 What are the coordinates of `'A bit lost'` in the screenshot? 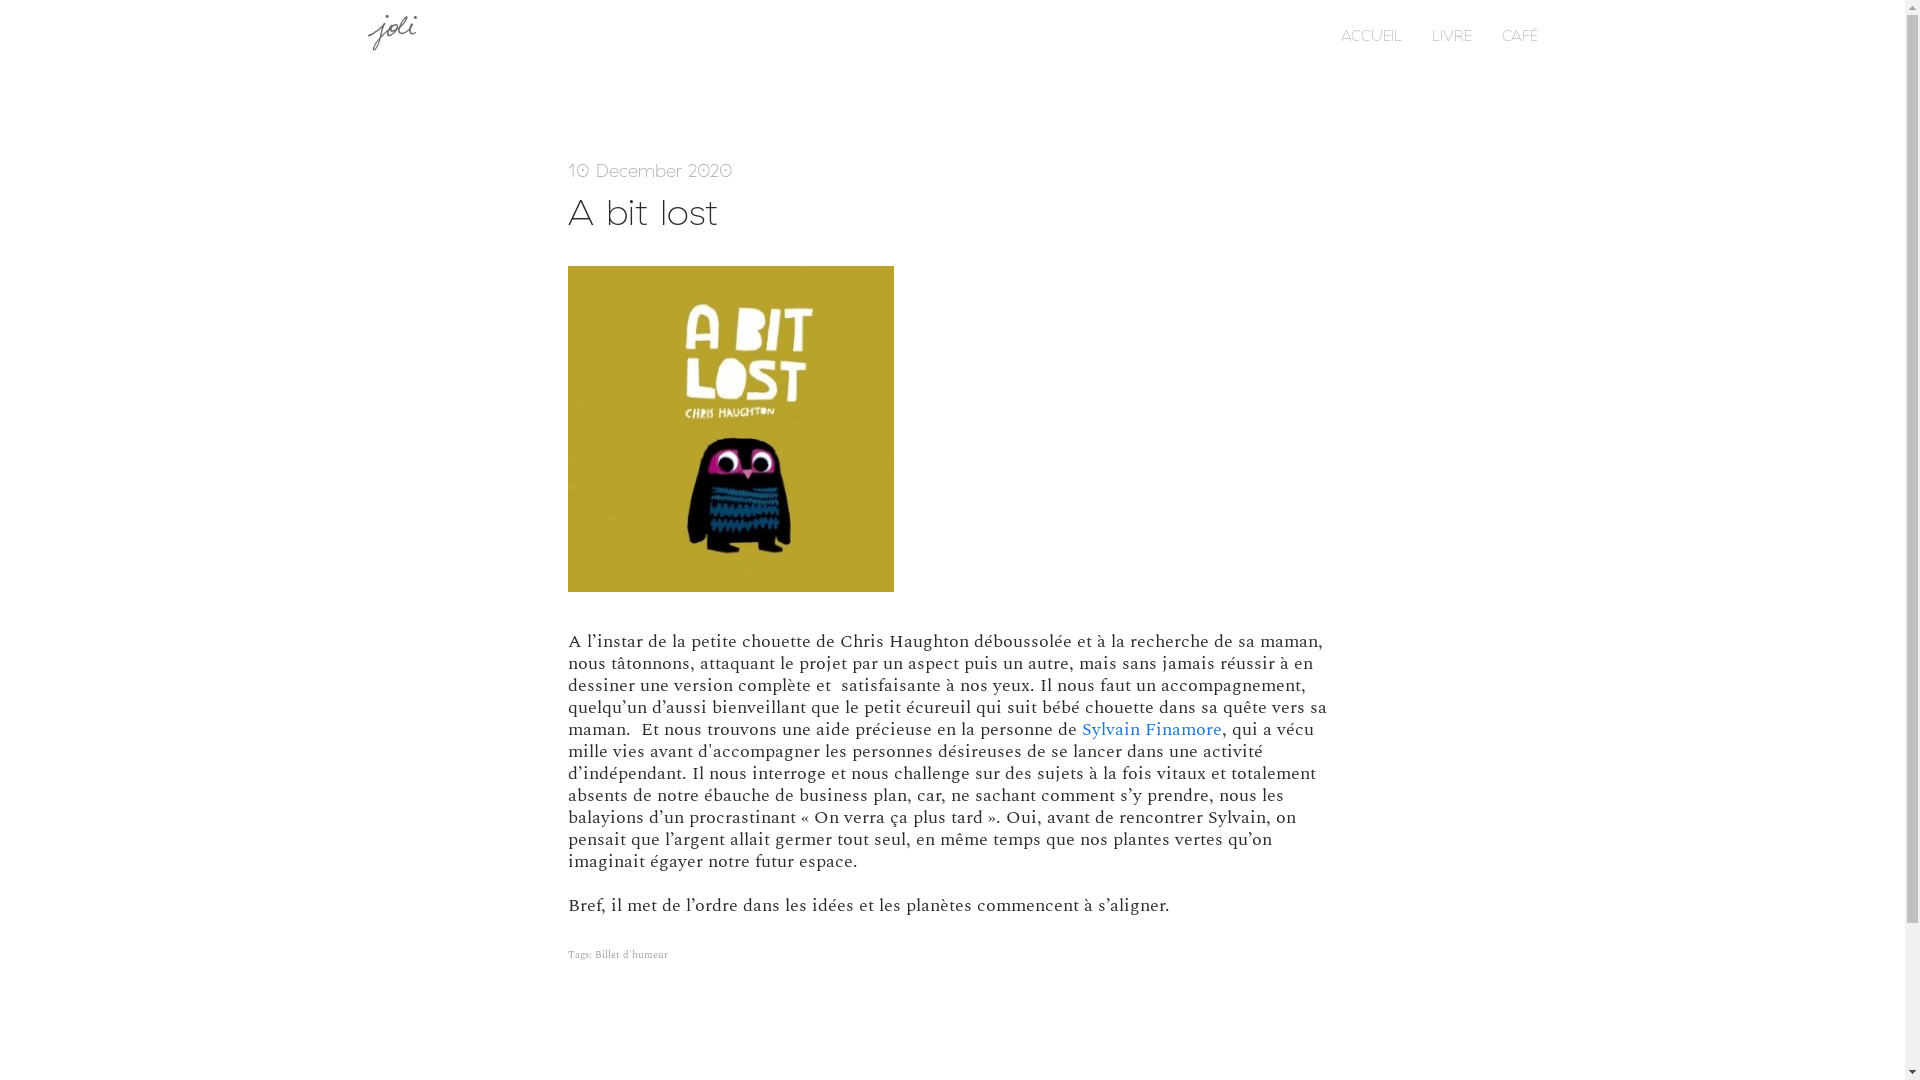 It's located at (566, 211).